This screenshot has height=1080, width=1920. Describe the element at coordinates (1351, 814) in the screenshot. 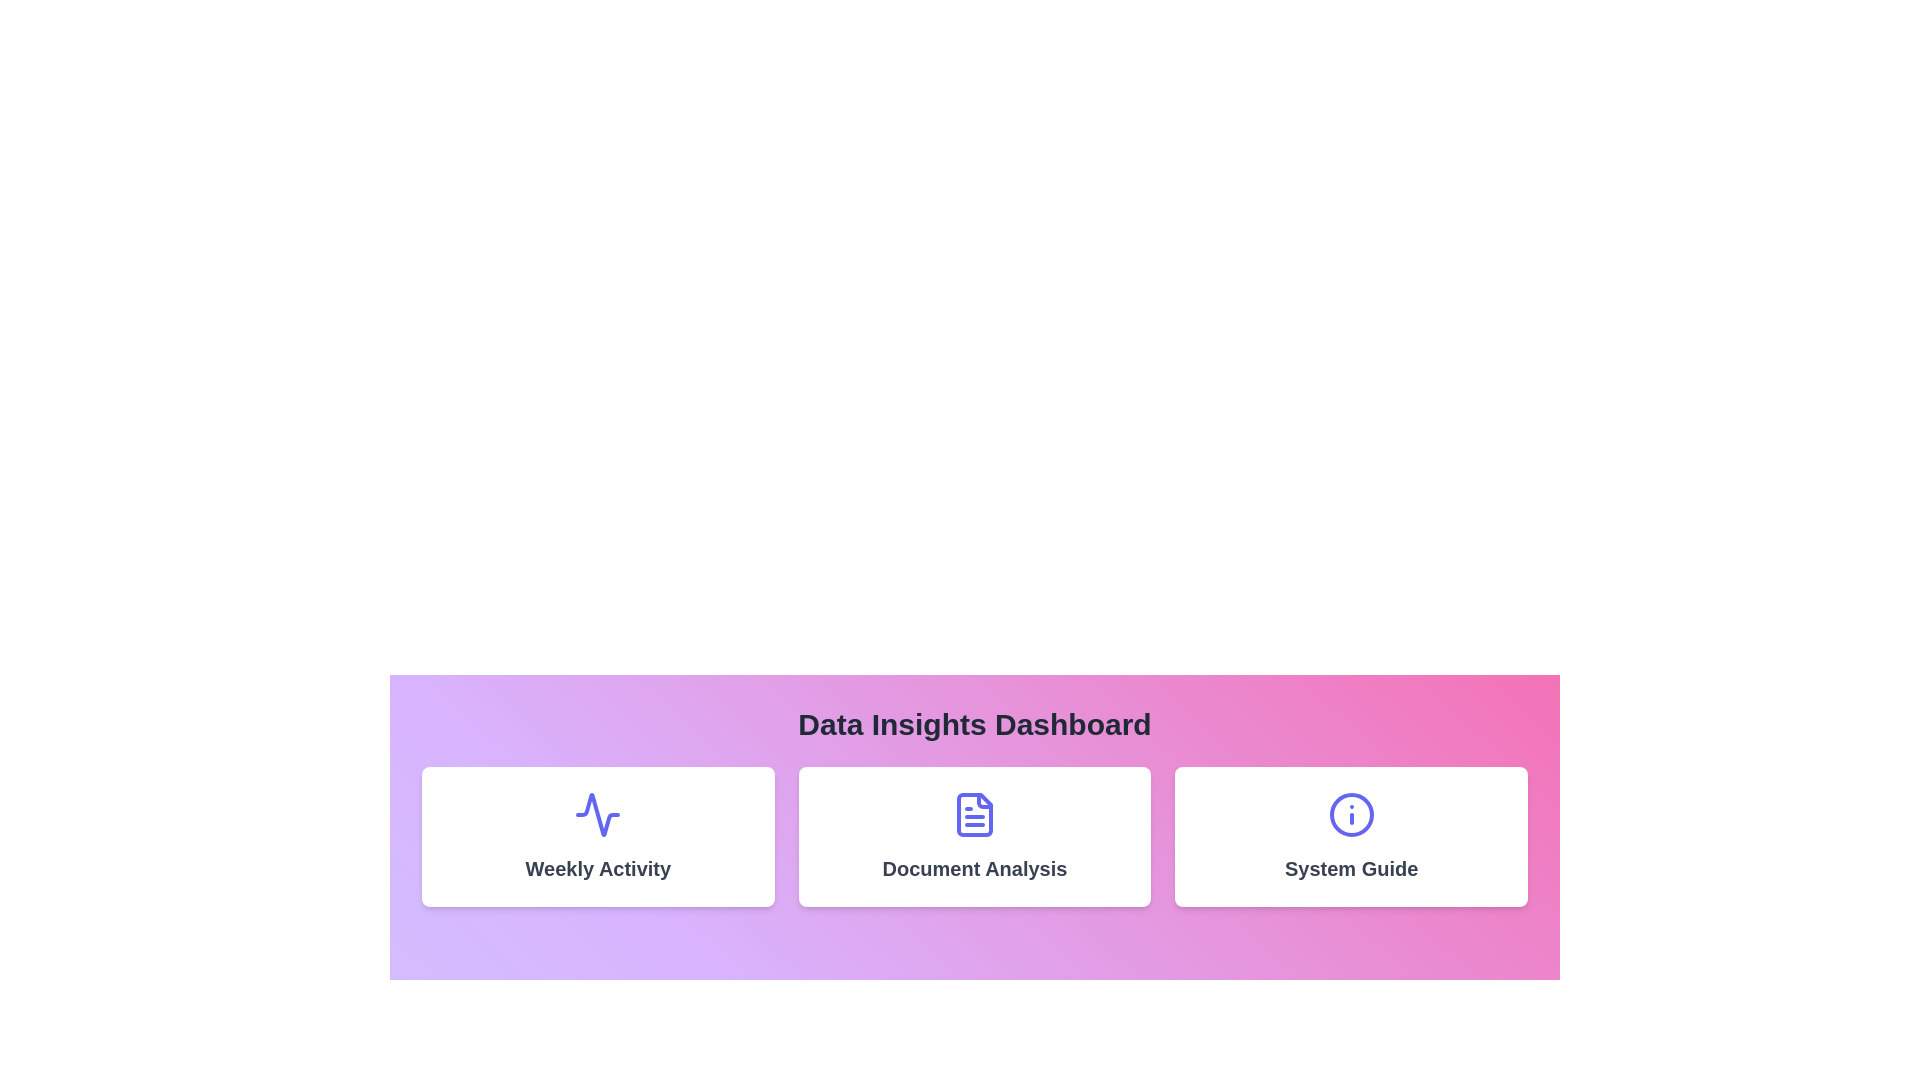

I see `SVG Circle element located in the 'System Guide' section, which has a blue stroke and white fill, for further details` at that location.